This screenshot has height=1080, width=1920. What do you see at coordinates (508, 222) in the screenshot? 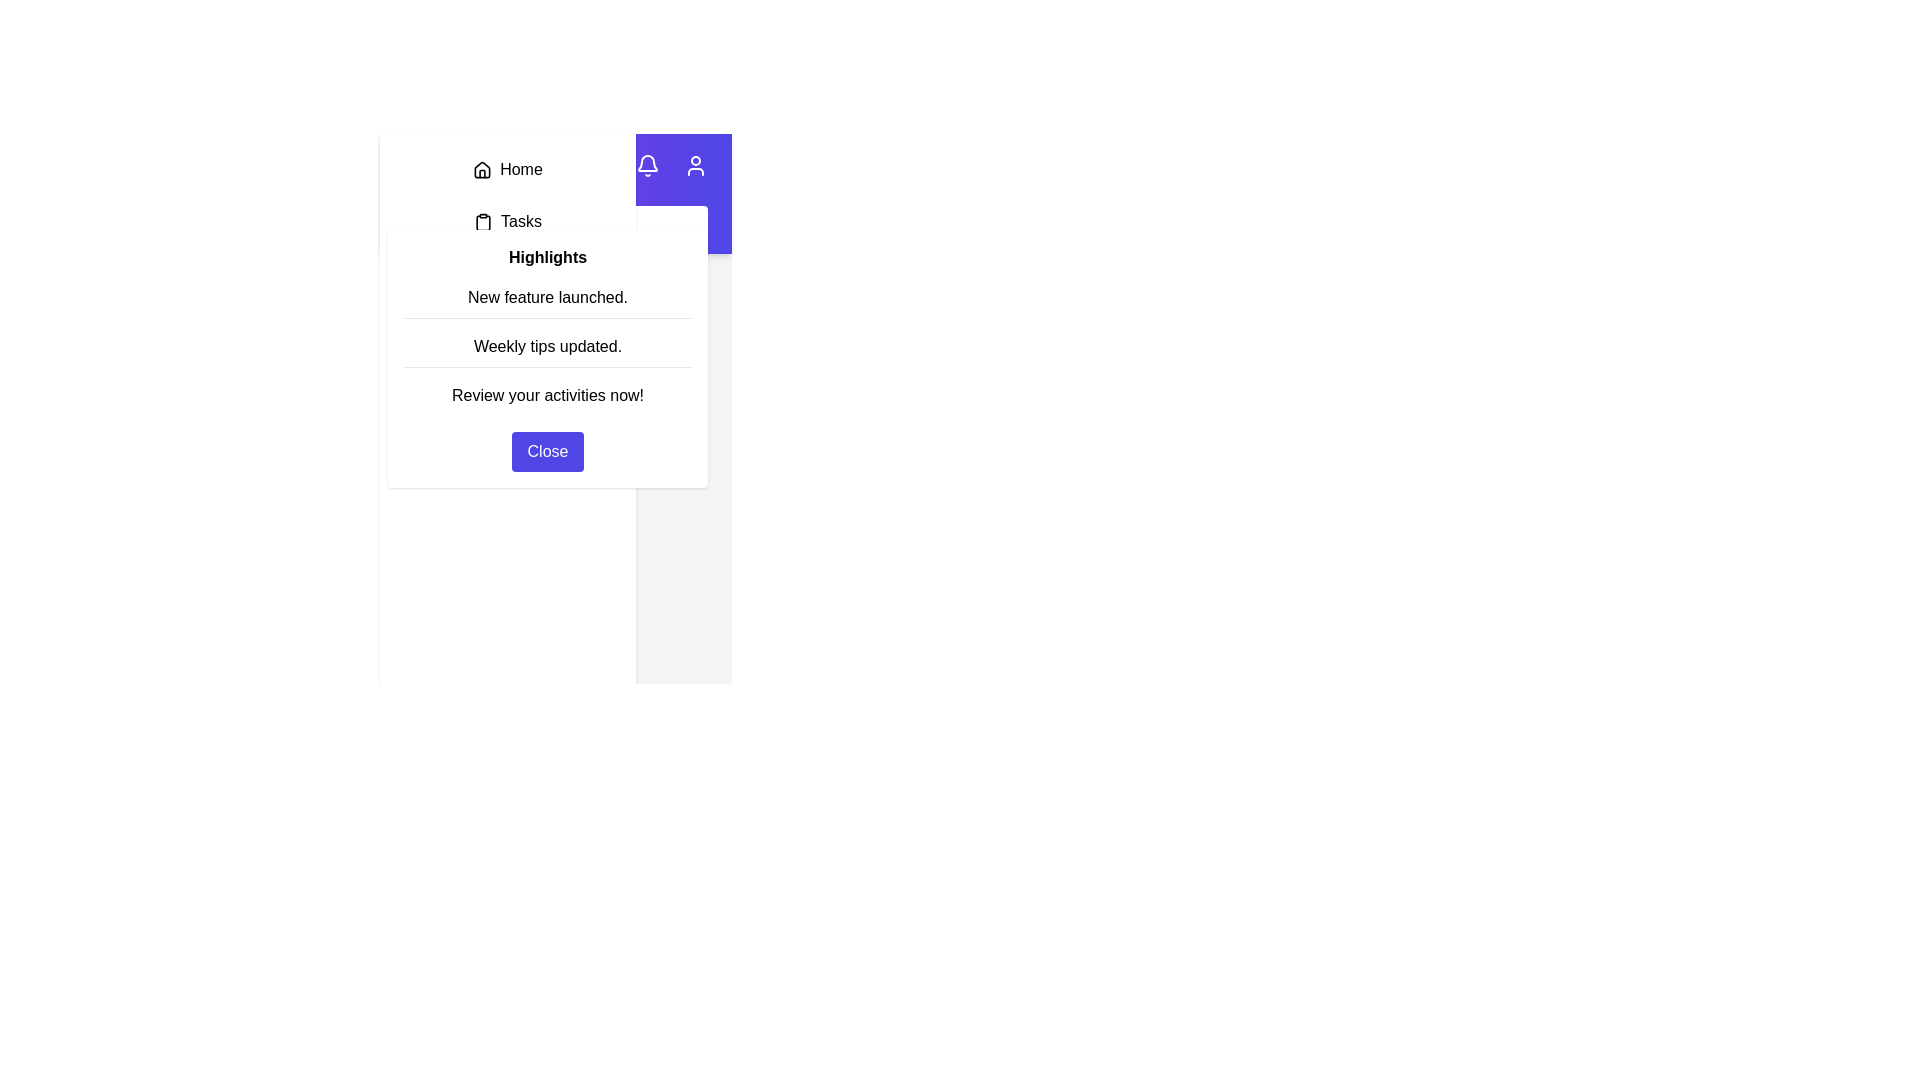
I see `the 'Tasks' menu item, which is the second item in the vertical menu list` at bounding box center [508, 222].